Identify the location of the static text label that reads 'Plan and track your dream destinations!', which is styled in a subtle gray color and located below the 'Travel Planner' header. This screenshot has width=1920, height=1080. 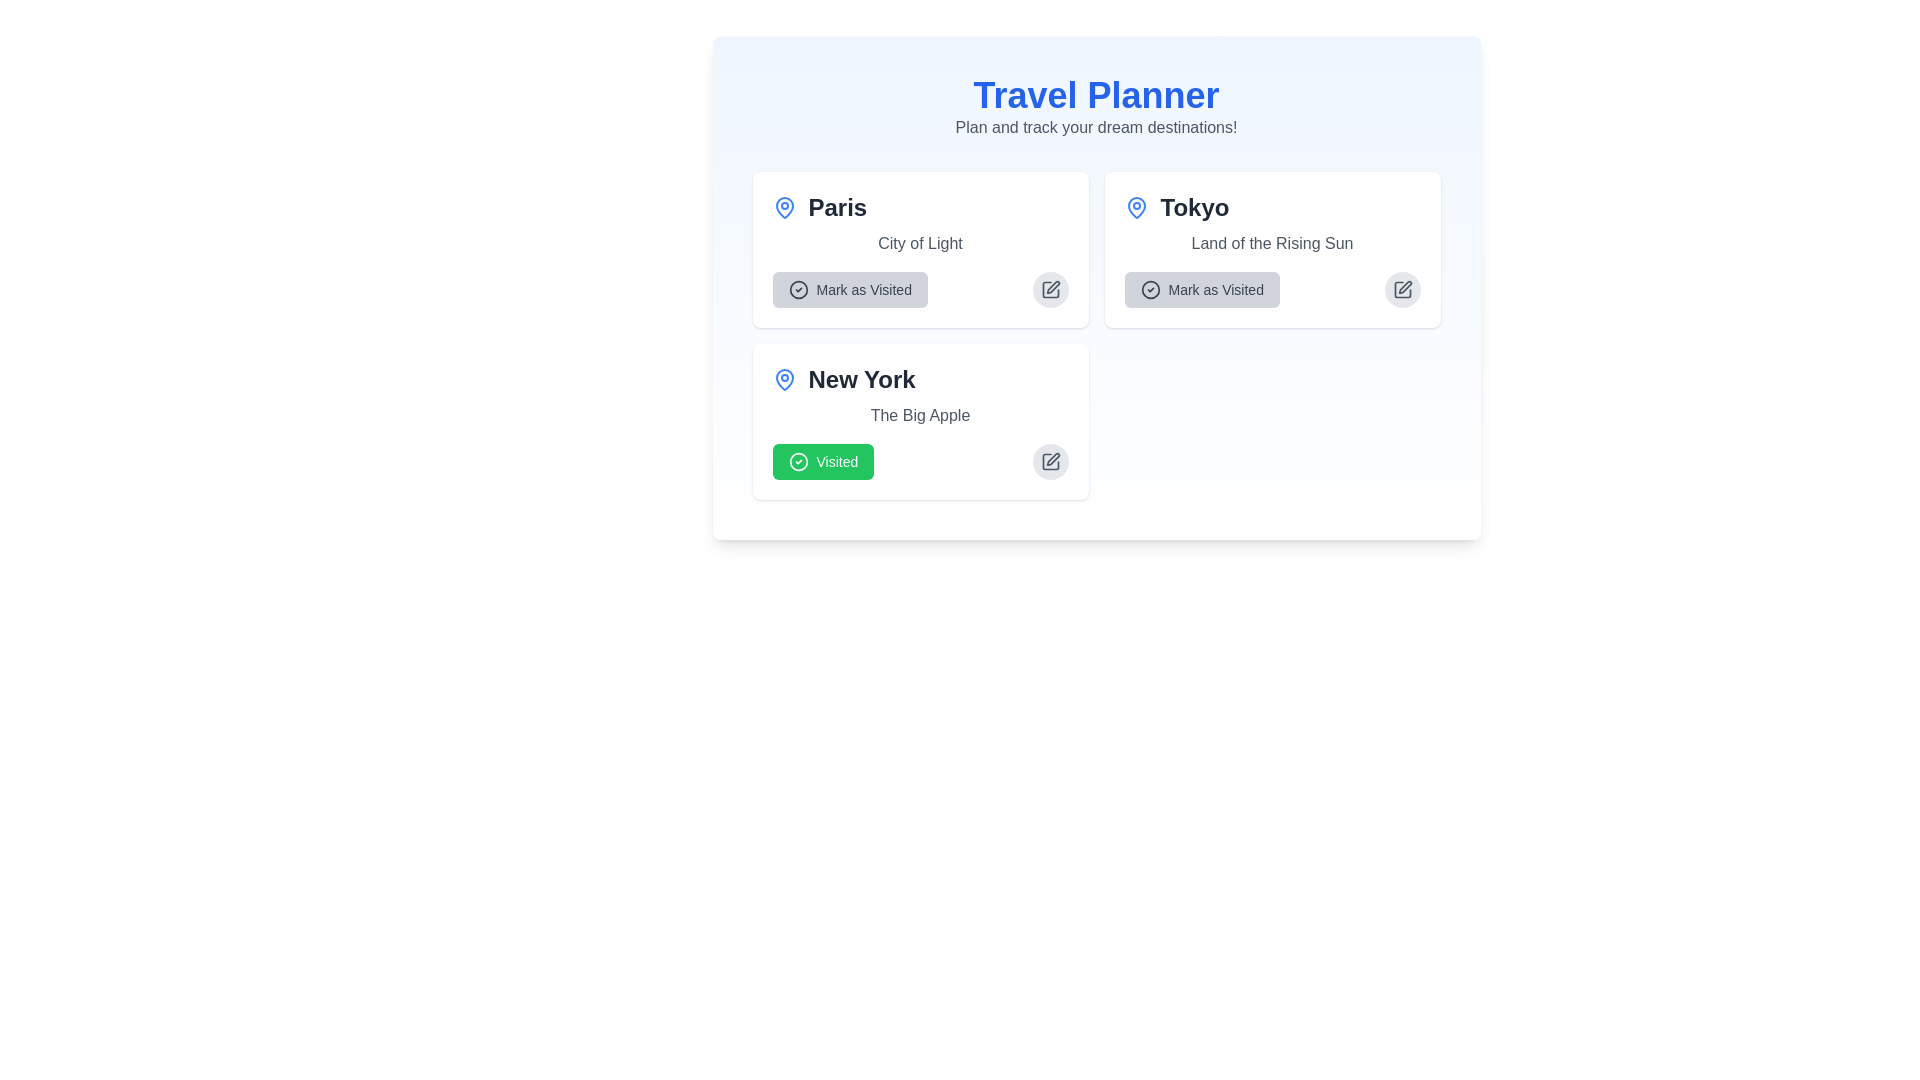
(1095, 127).